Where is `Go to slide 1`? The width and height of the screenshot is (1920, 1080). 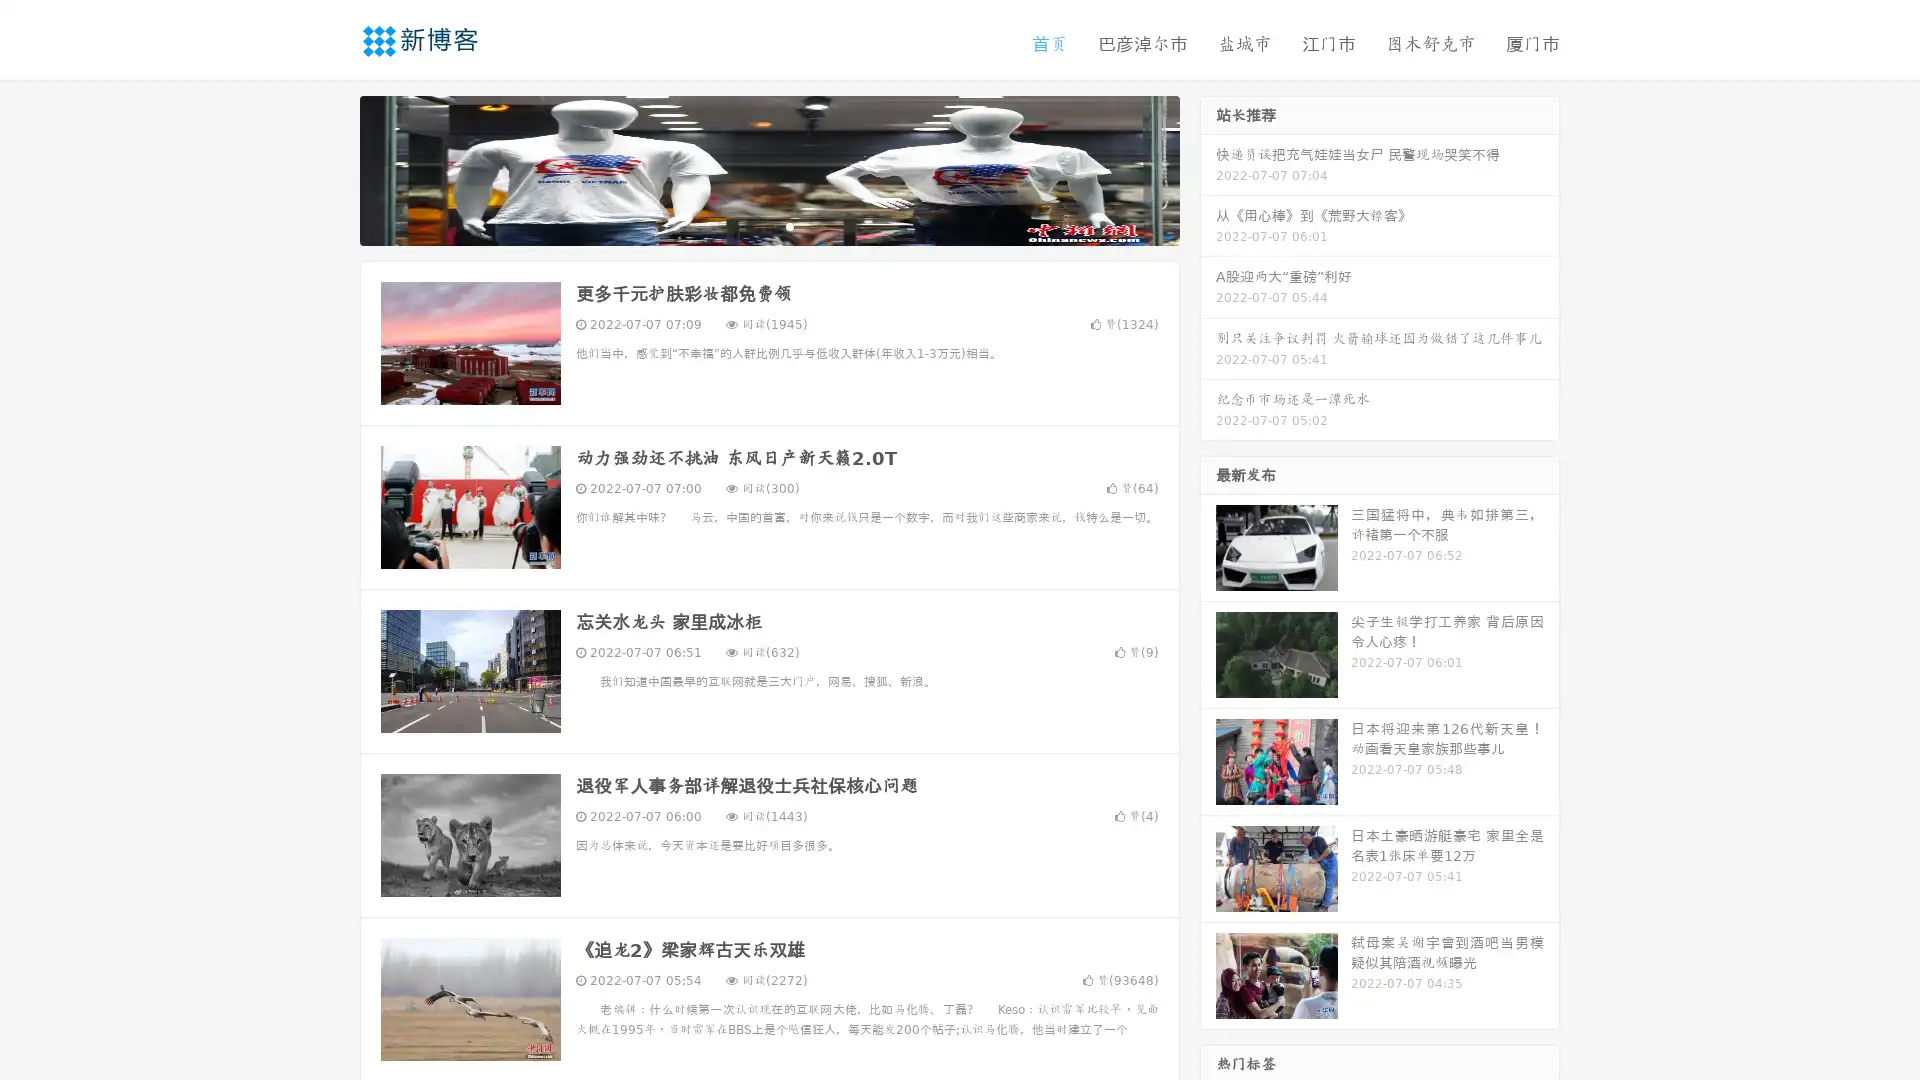
Go to slide 1 is located at coordinates (748, 225).